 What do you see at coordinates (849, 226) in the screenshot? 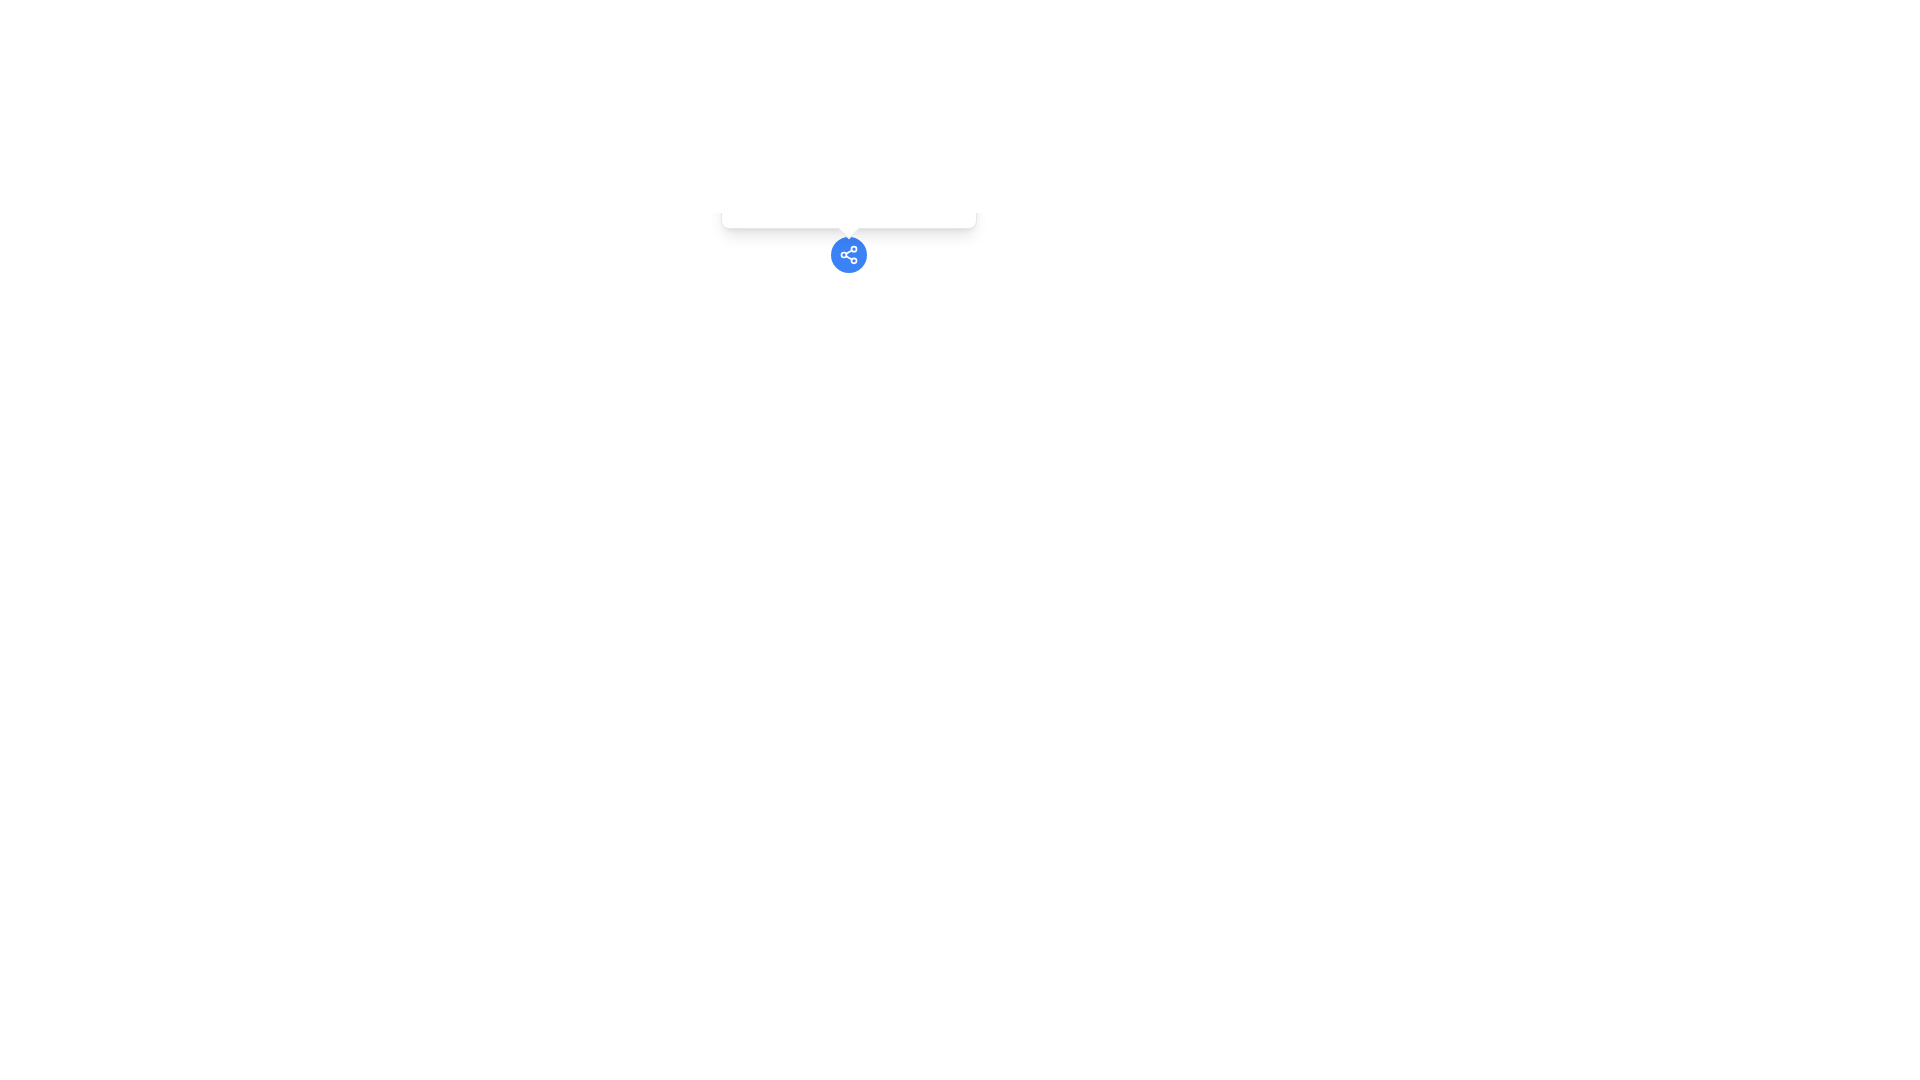
I see `the decorative triangular indicator located below the central axis of the containing element` at bounding box center [849, 226].